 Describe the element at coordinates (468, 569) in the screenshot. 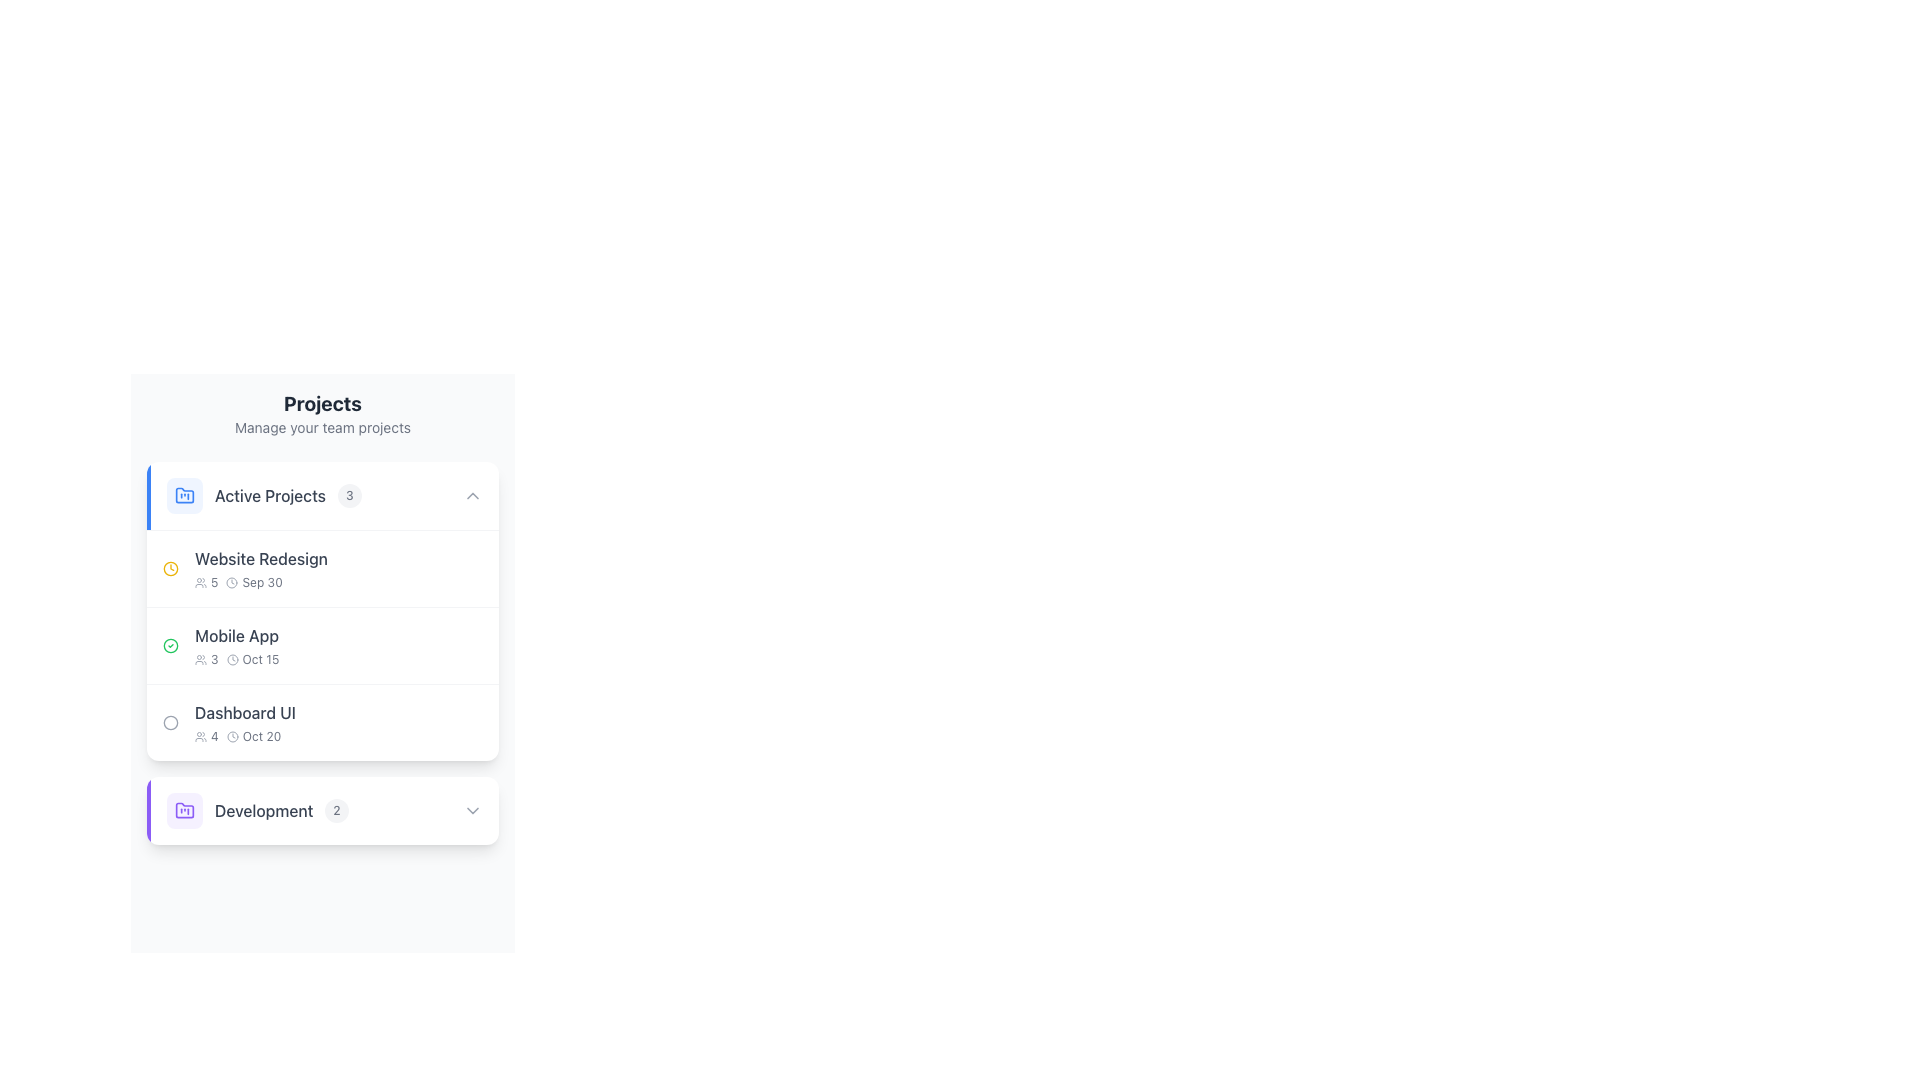

I see `the circular alert button located to the far right of the 'Website Redesign' project entry in the 'Active Projects' section` at that location.